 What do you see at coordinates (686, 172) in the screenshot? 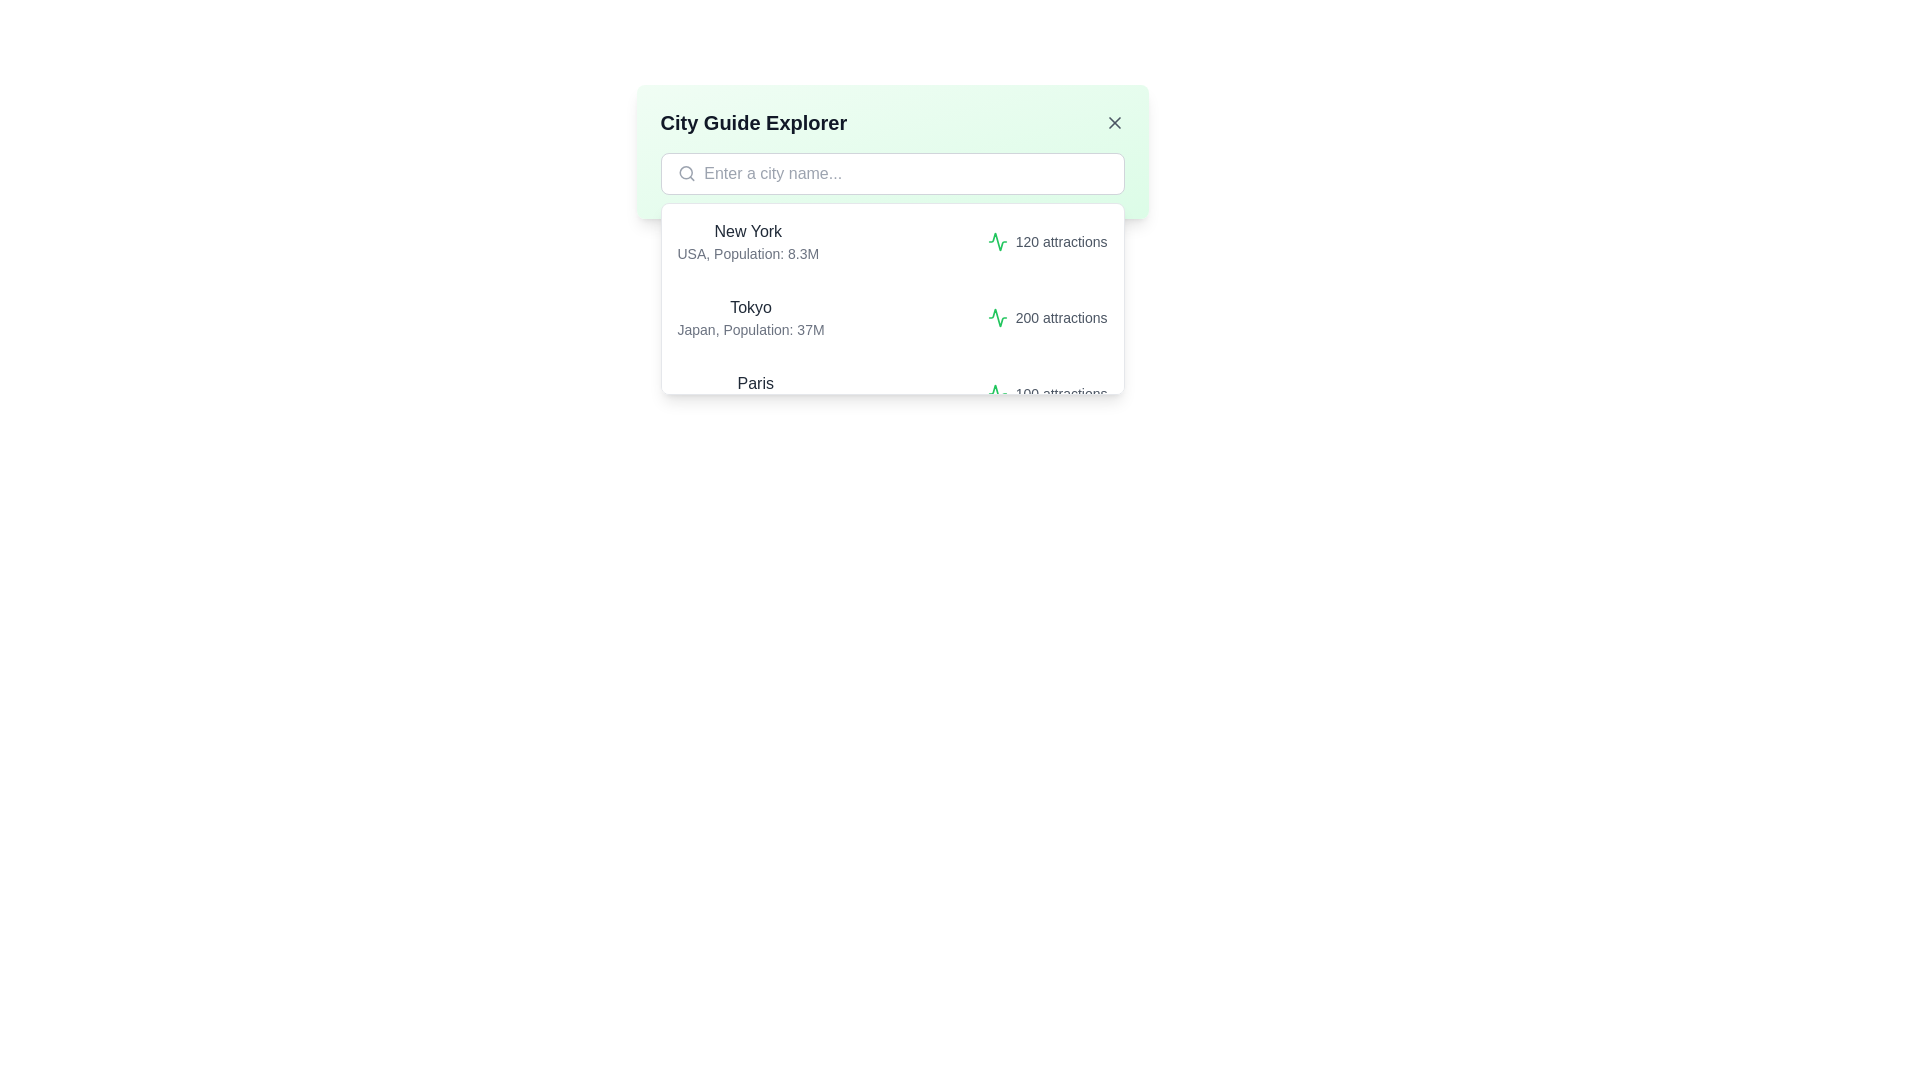
I see `the hollow circular icon element located in the search bar of the 'City Guide Explorer' panel` at bounding box center [686, 172].